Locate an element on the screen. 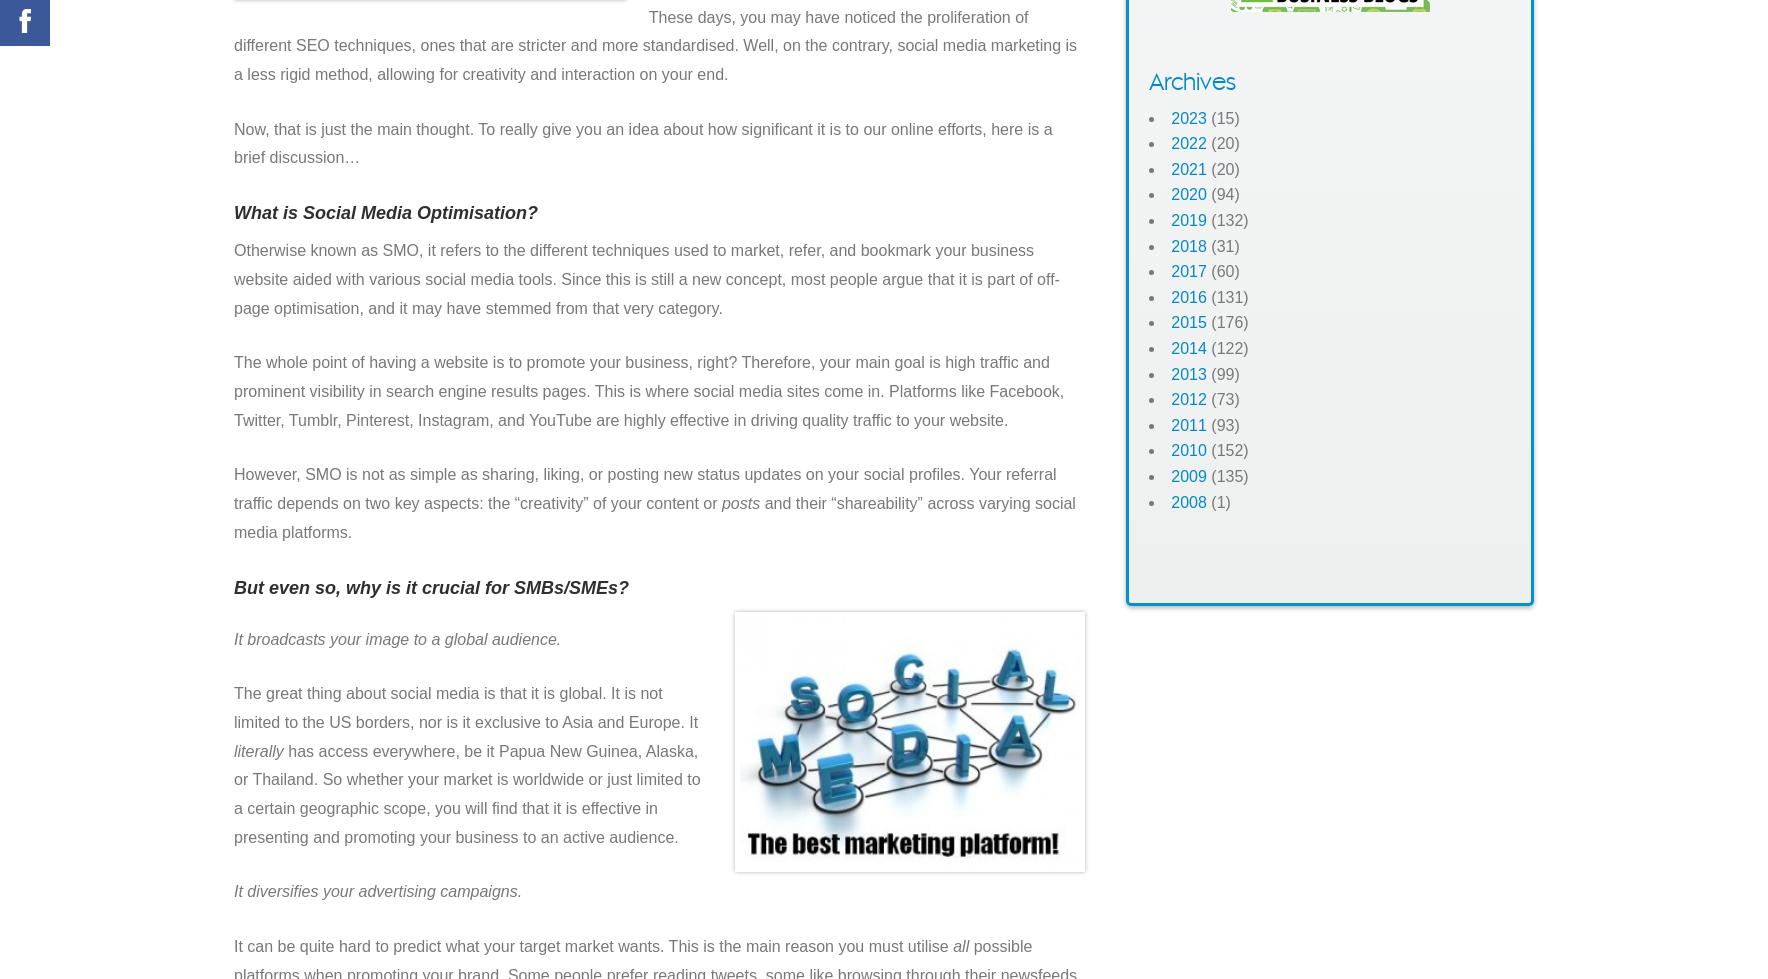 The image size is (1768, 979). '(122)' is located at coordinates (1226, 347).